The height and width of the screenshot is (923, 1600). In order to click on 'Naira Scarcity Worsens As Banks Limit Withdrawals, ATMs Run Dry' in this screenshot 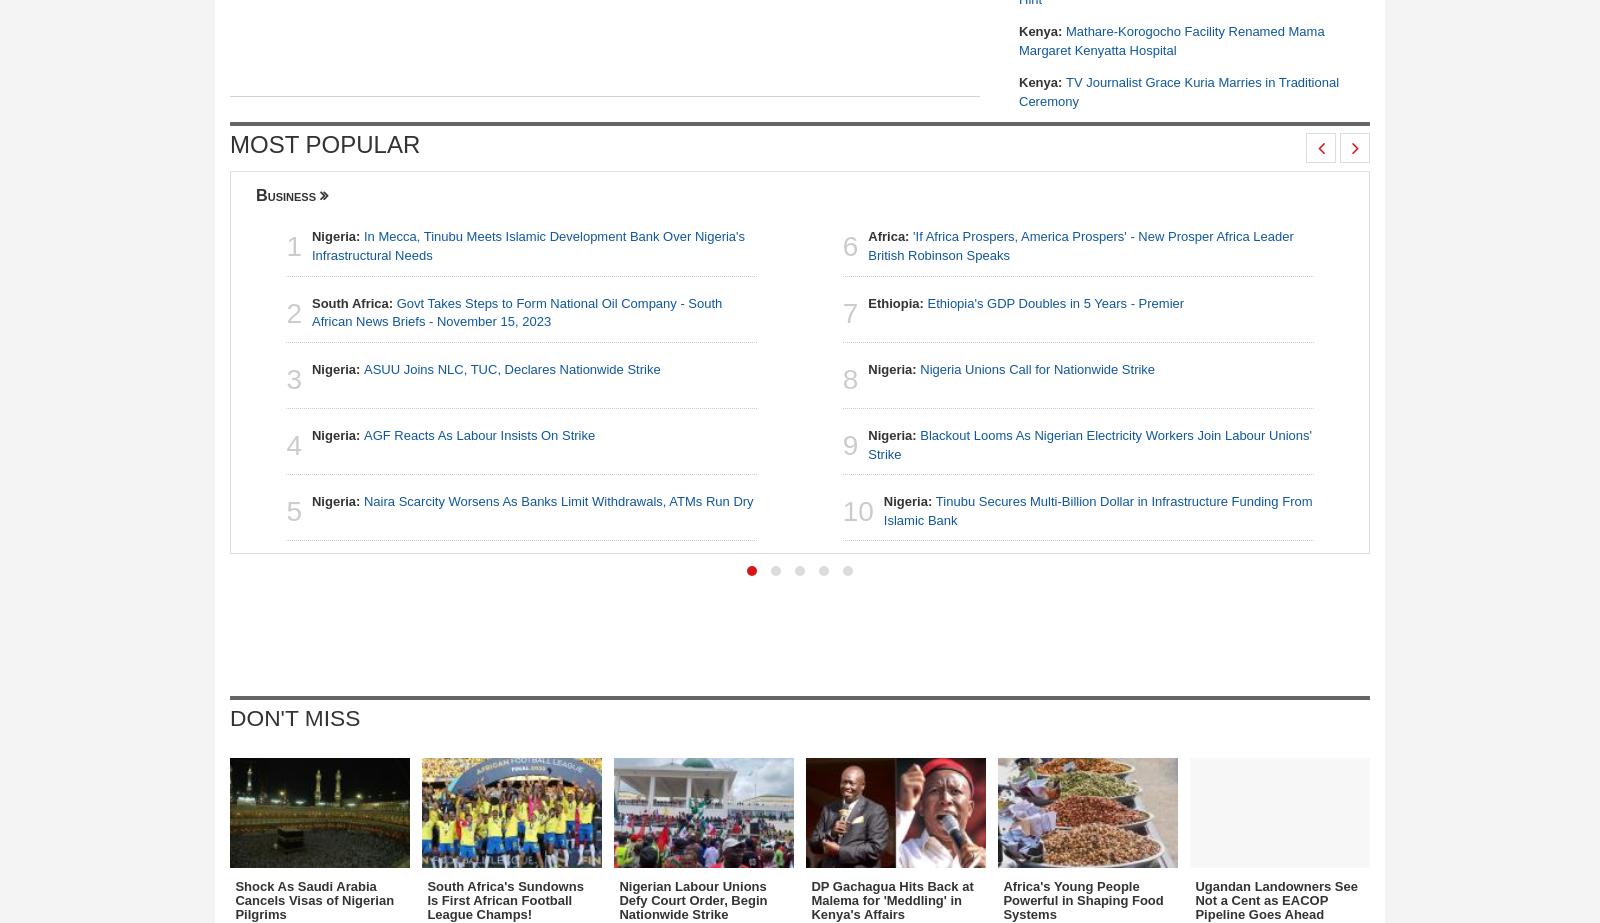, I will do `click(557, 500)`.